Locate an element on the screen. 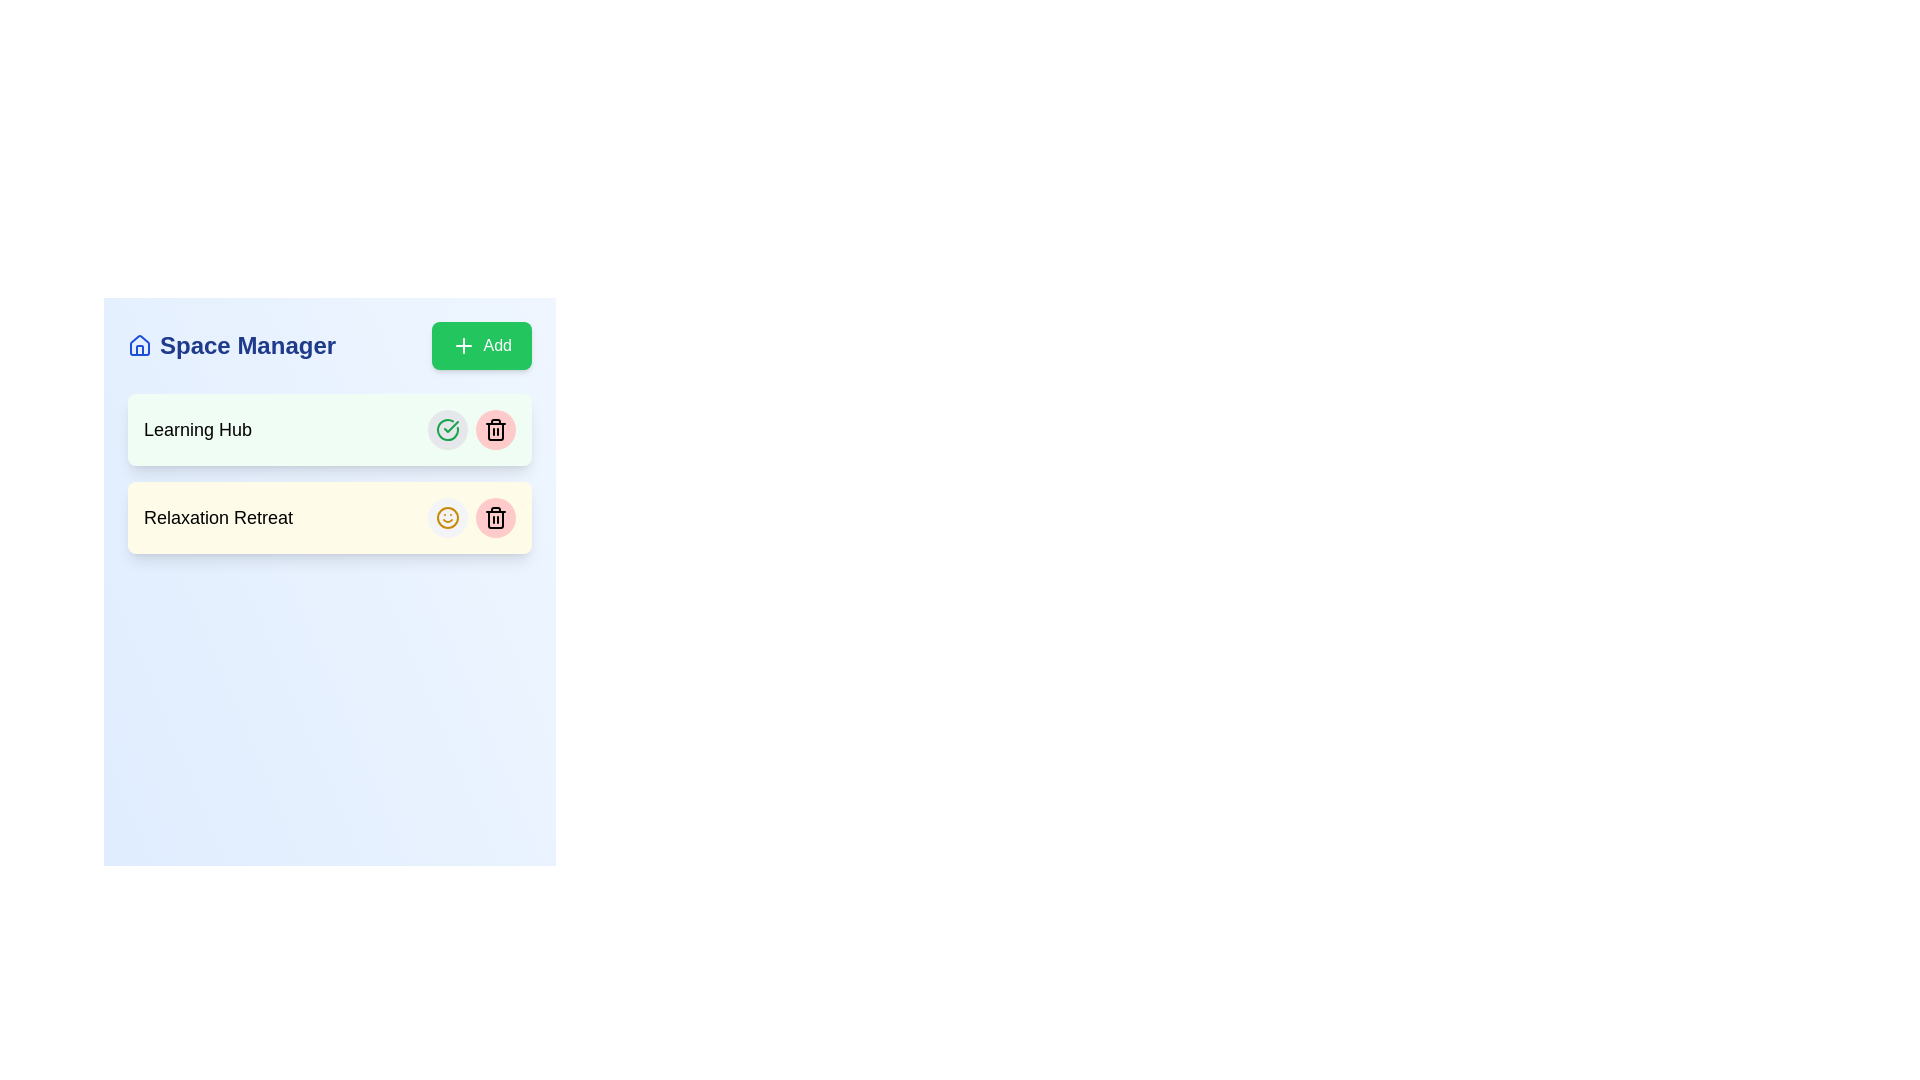  the circular button with a light gray background and a check mark inside a green circle, located under the 'Space Manager' heading in the 'Learning Hub' list item is located at coordinates (446, 428).